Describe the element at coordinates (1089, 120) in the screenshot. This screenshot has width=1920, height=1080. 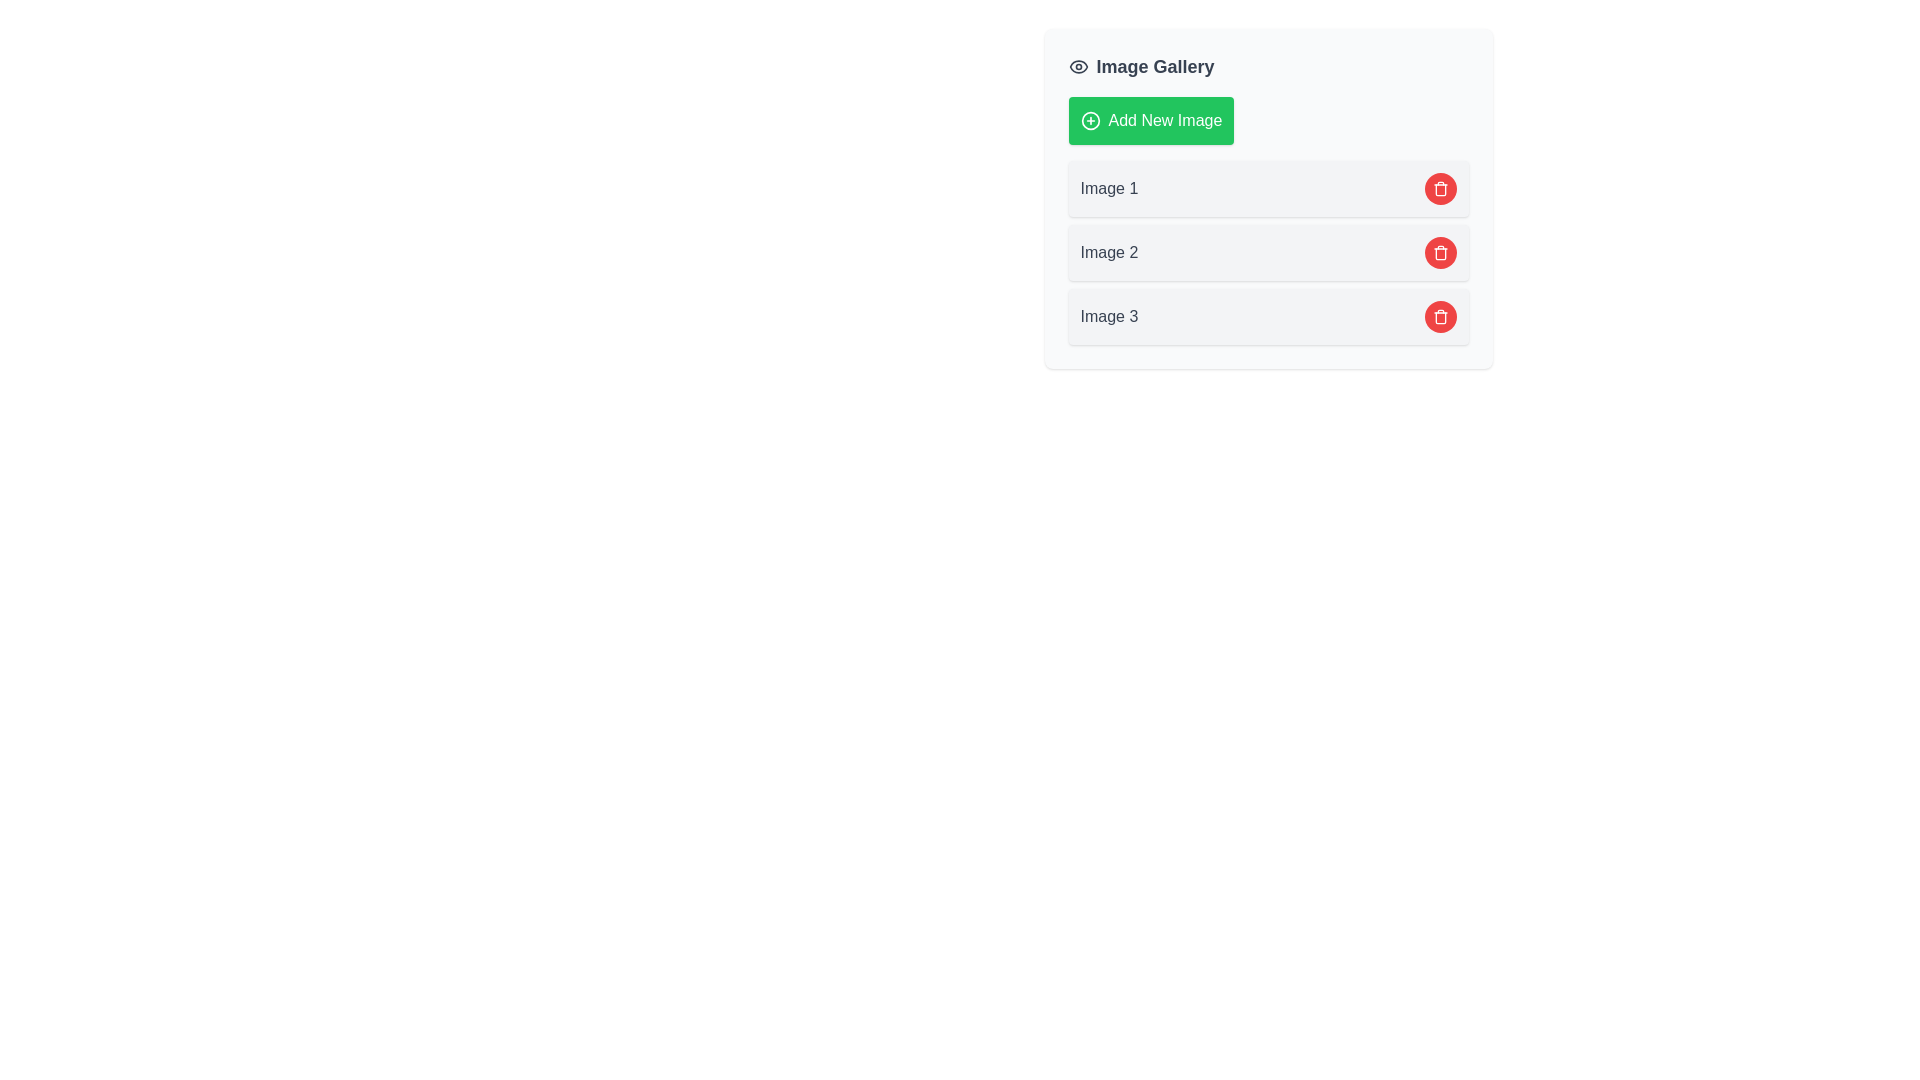
I see `the circular outline of the addition icon, which serves as the border of the 'Add New' function within the SVG icon located at the top-left corner of the 'Add New Image' button` at that location.